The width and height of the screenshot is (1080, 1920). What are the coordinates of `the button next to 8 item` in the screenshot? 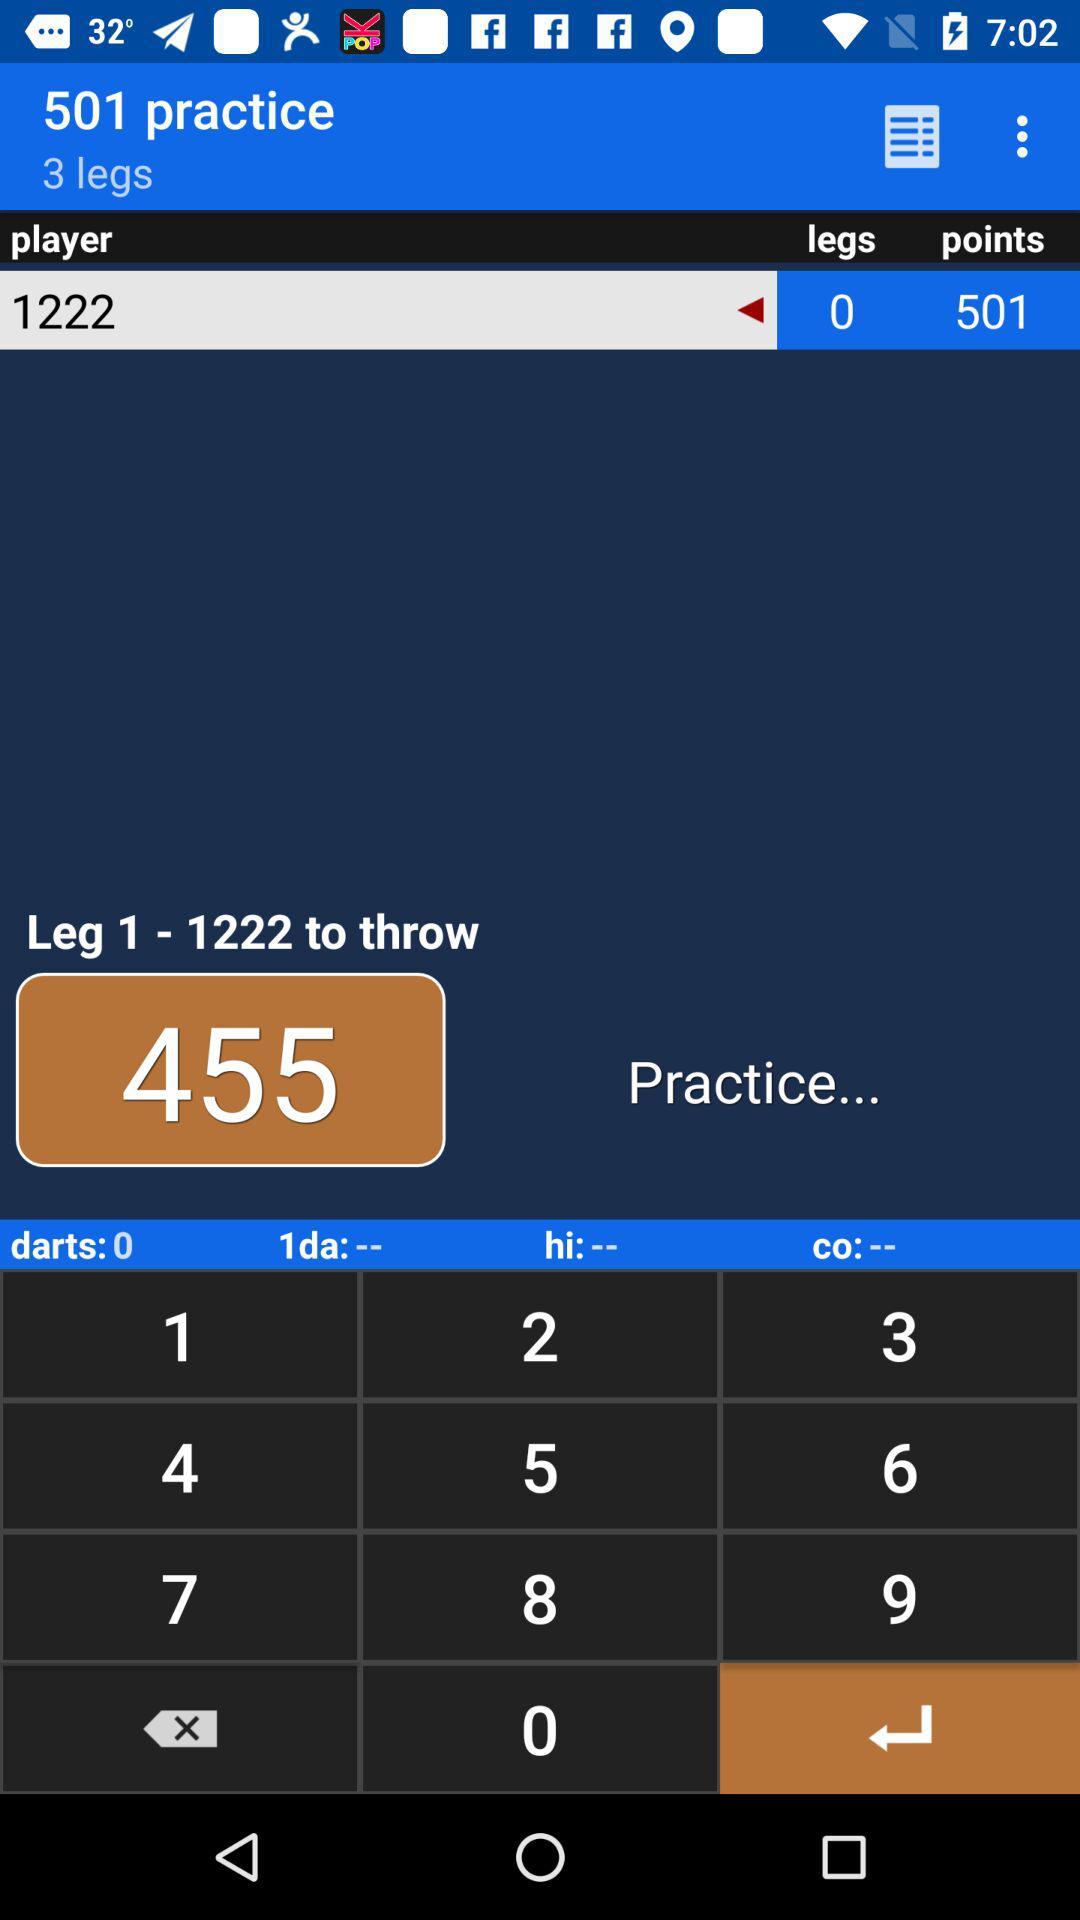 It's located at (180, 1727).